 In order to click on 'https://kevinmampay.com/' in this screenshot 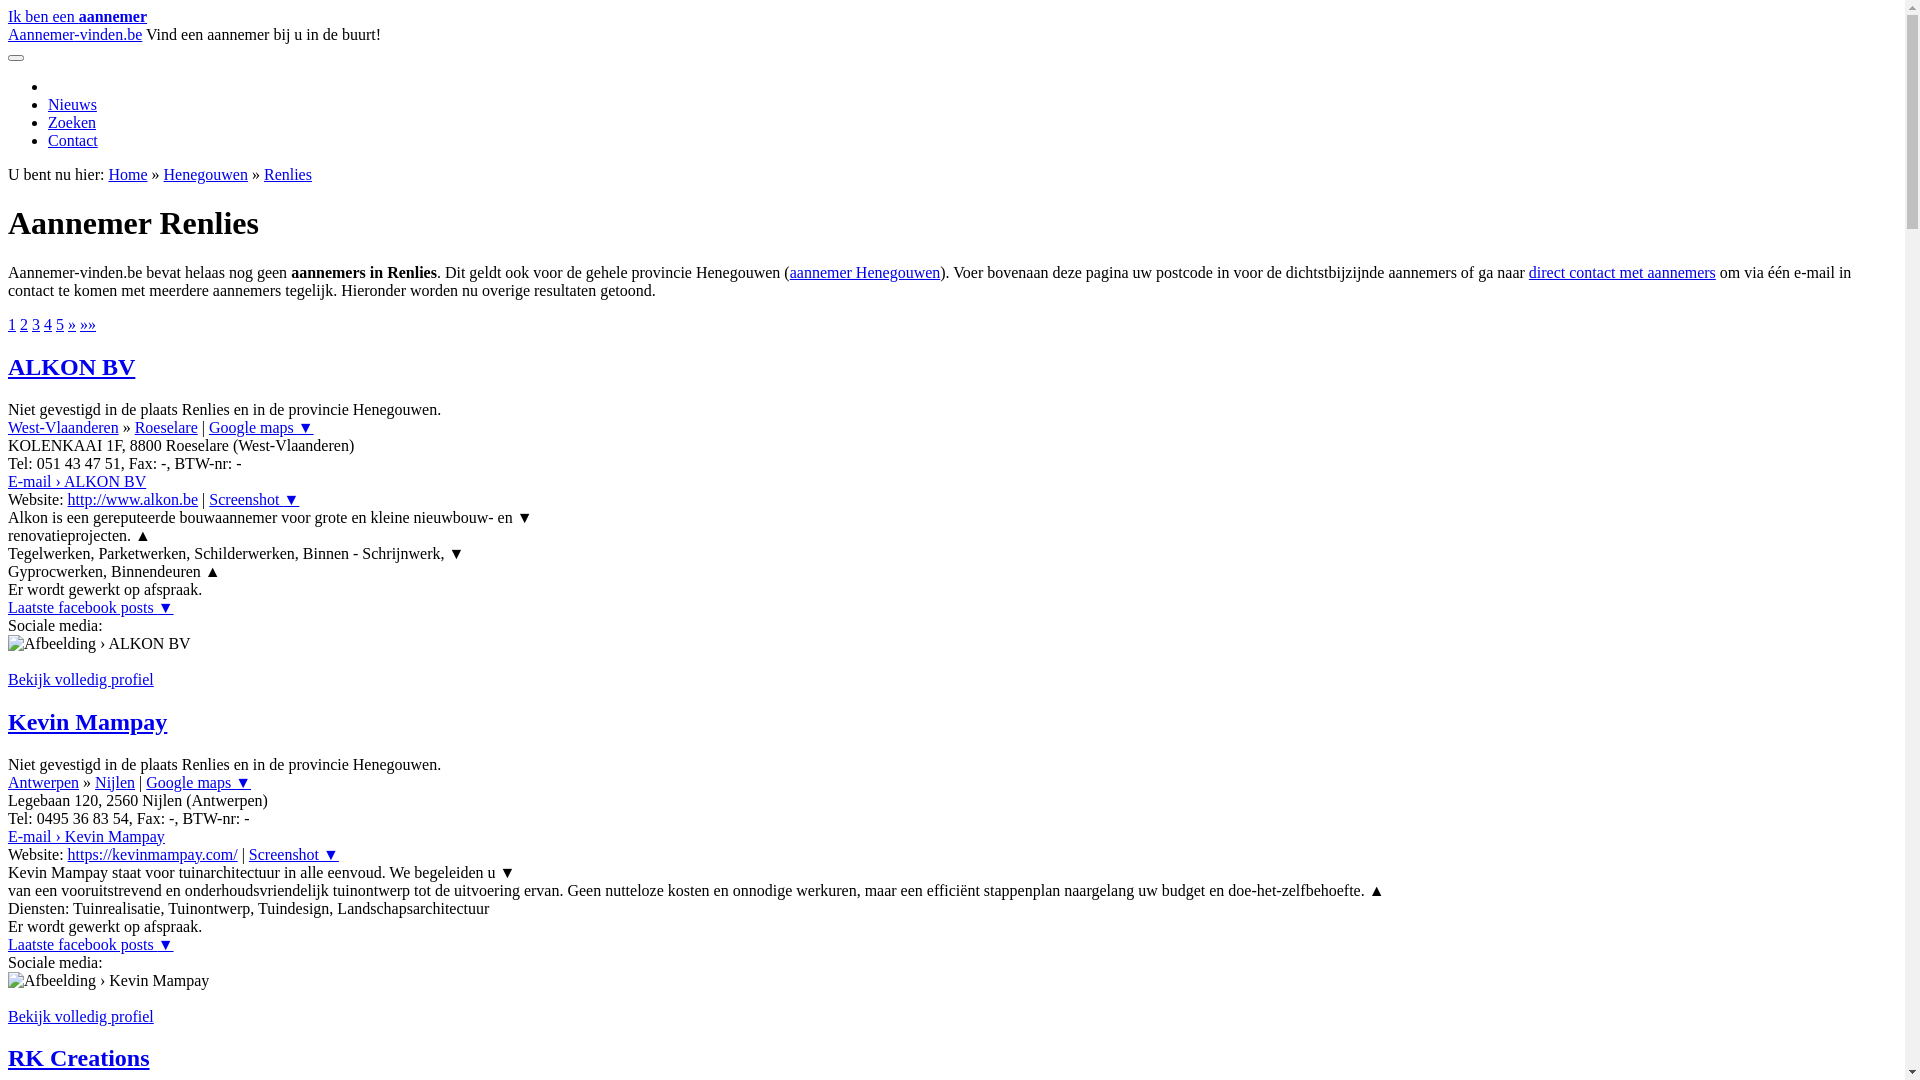, I will do `click(152, 854)`.